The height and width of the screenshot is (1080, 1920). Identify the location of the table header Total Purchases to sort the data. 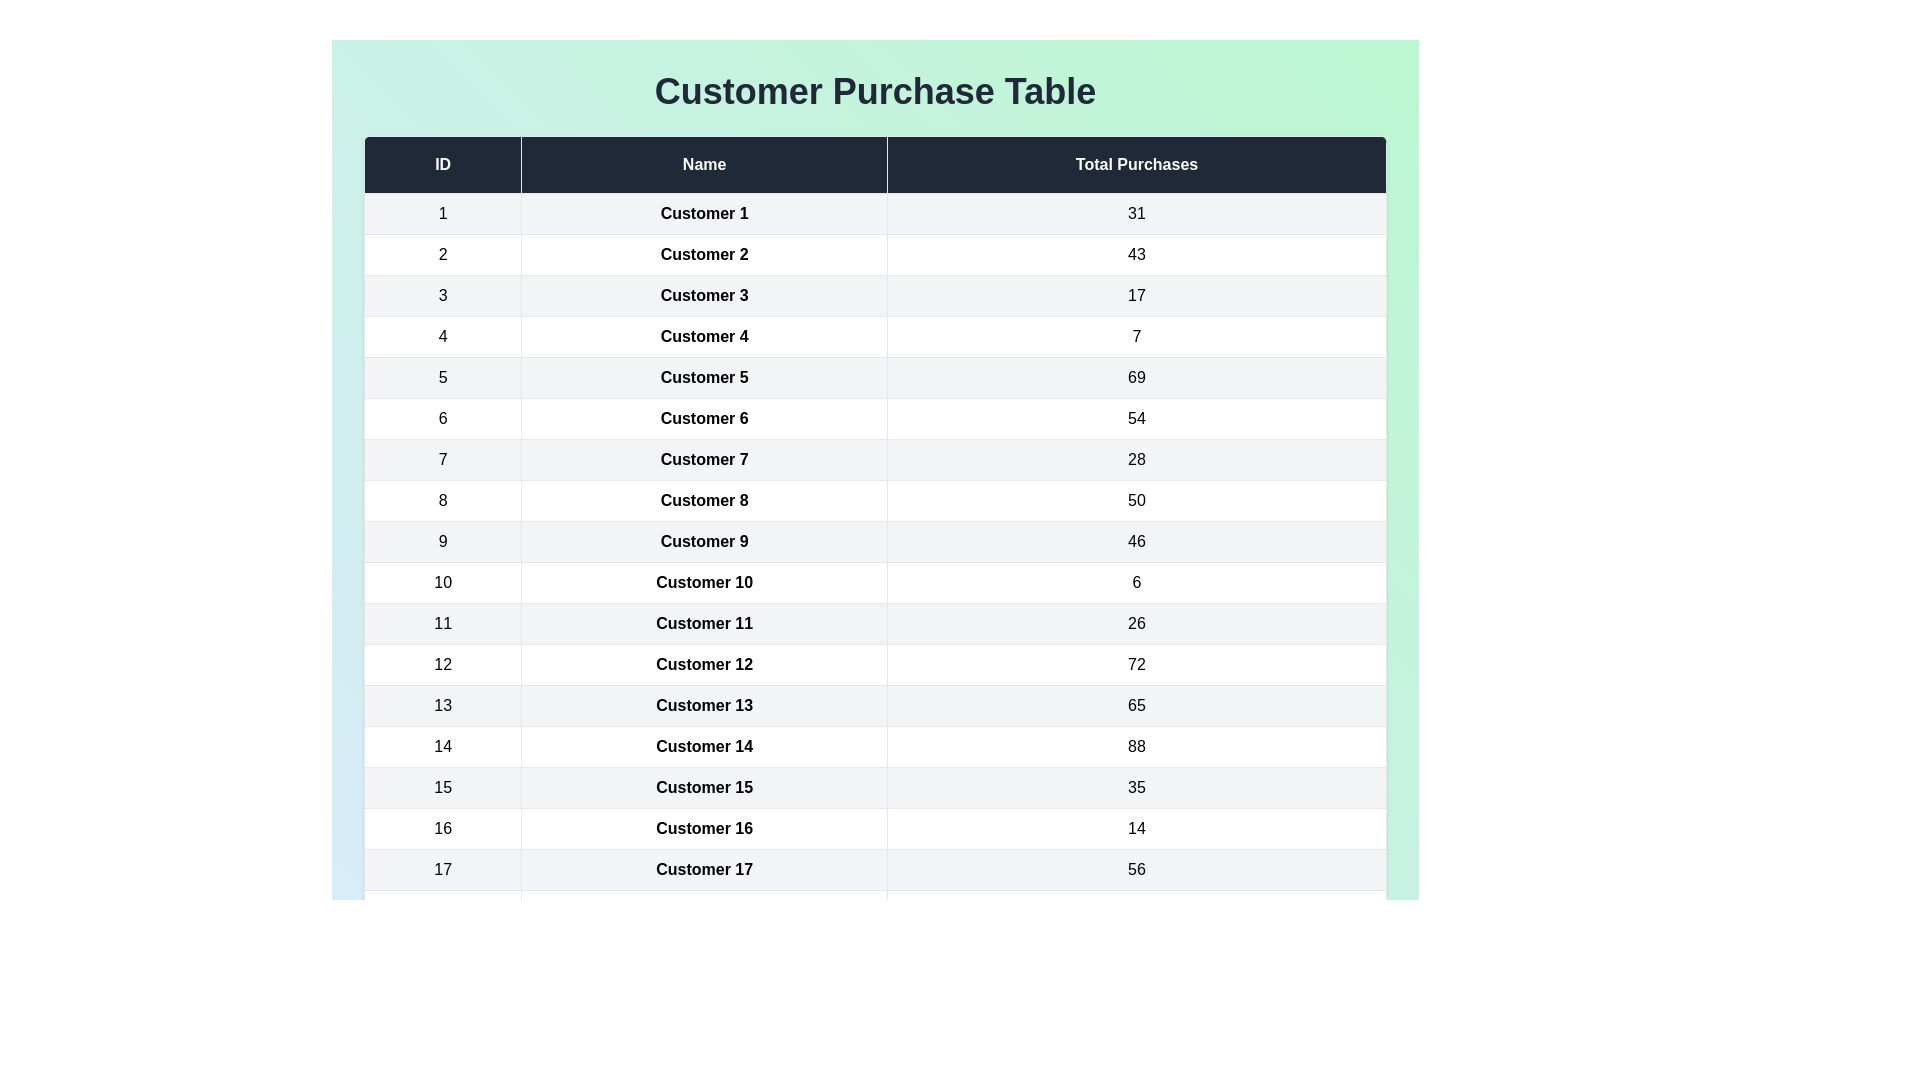
(1137, 164).